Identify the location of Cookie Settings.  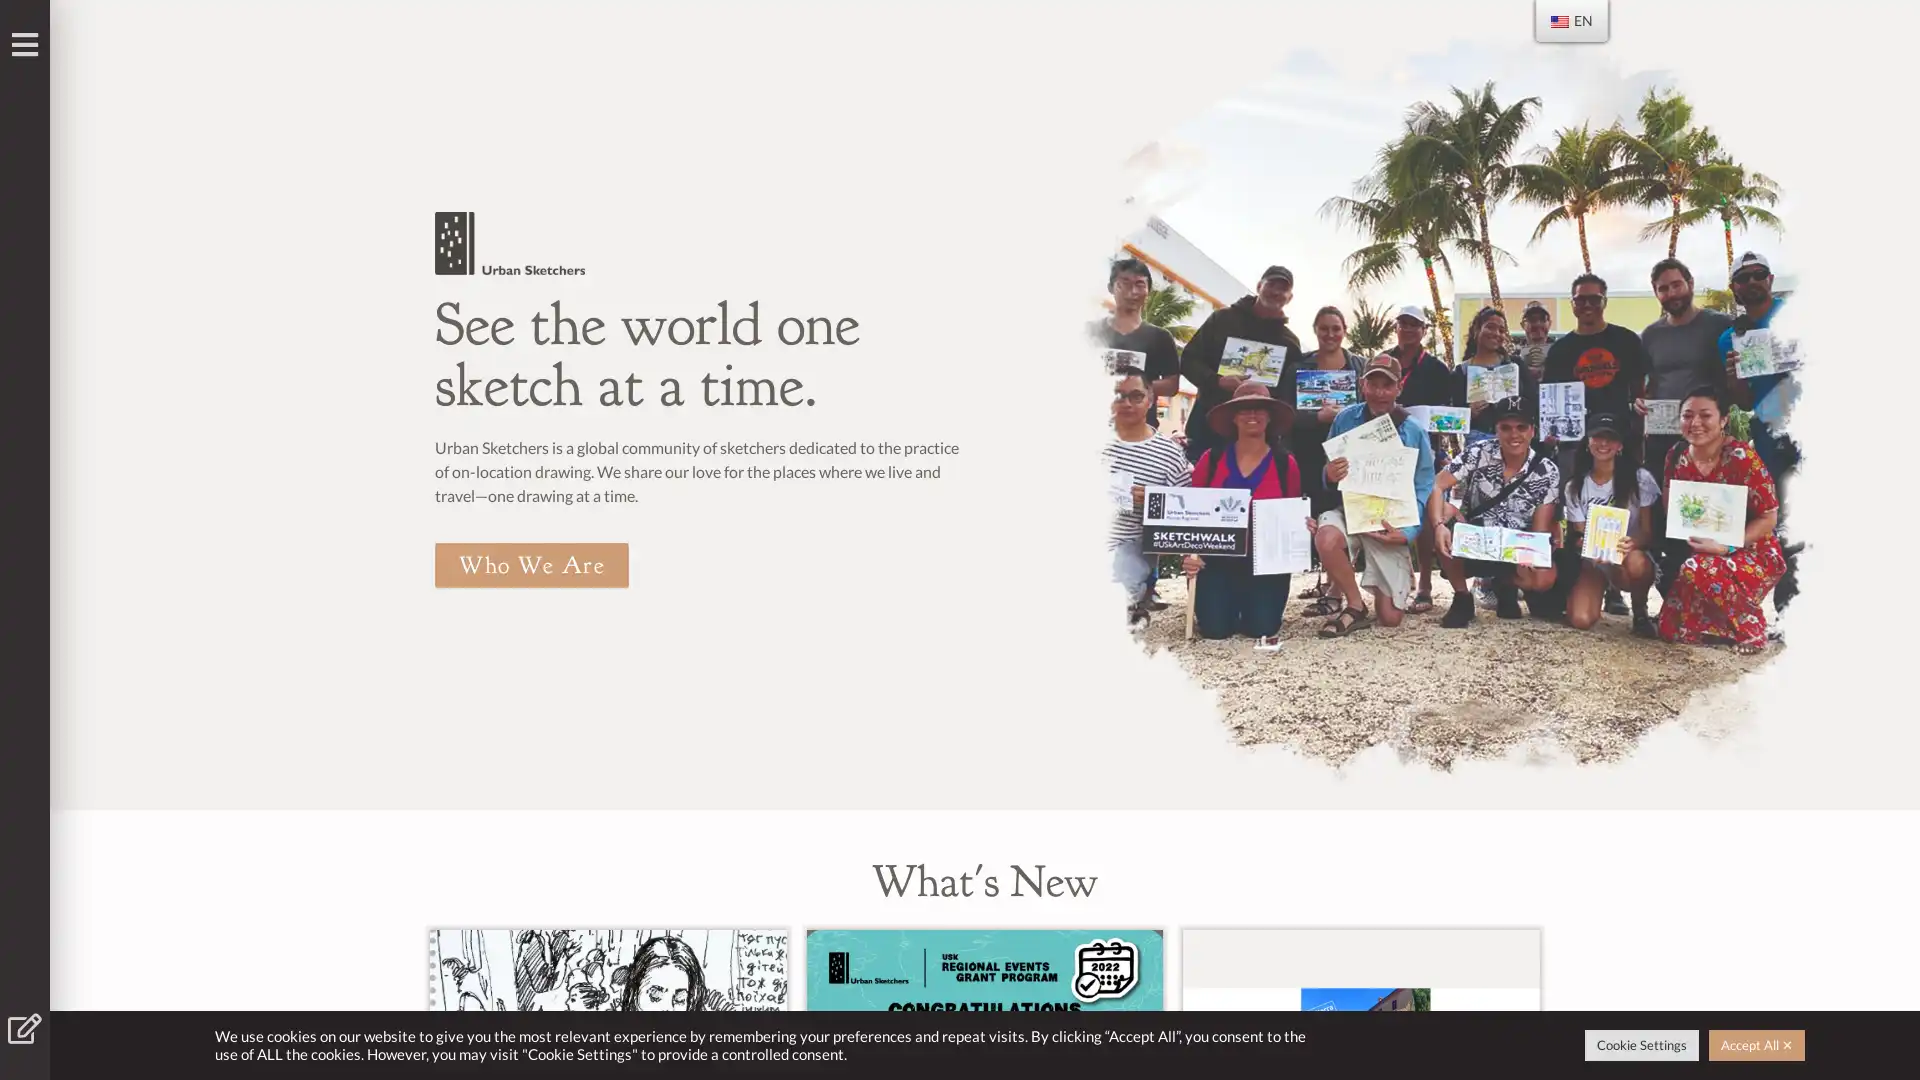
(1641, 1044).